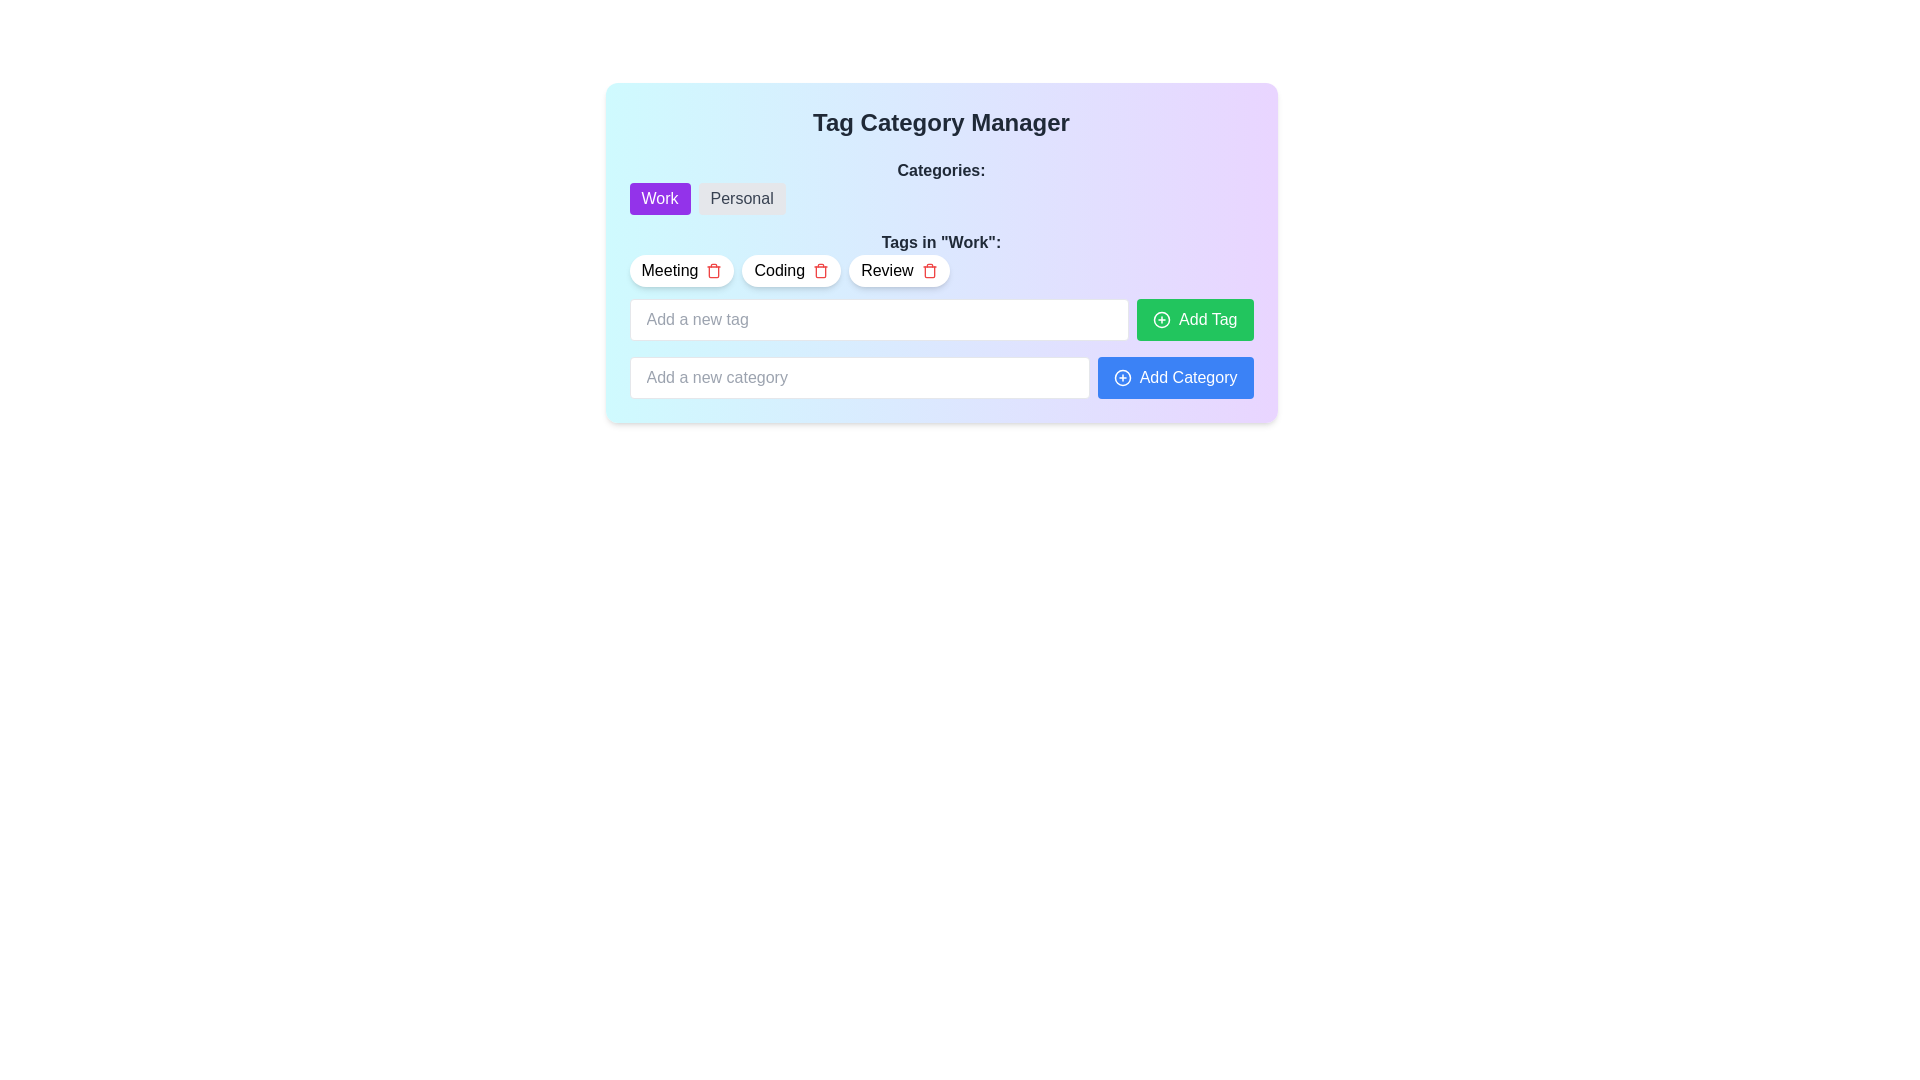  I want to click on the 'Work' button, which is a rectangular button with rounded corners and white text on a purple background, so click(660, 199).